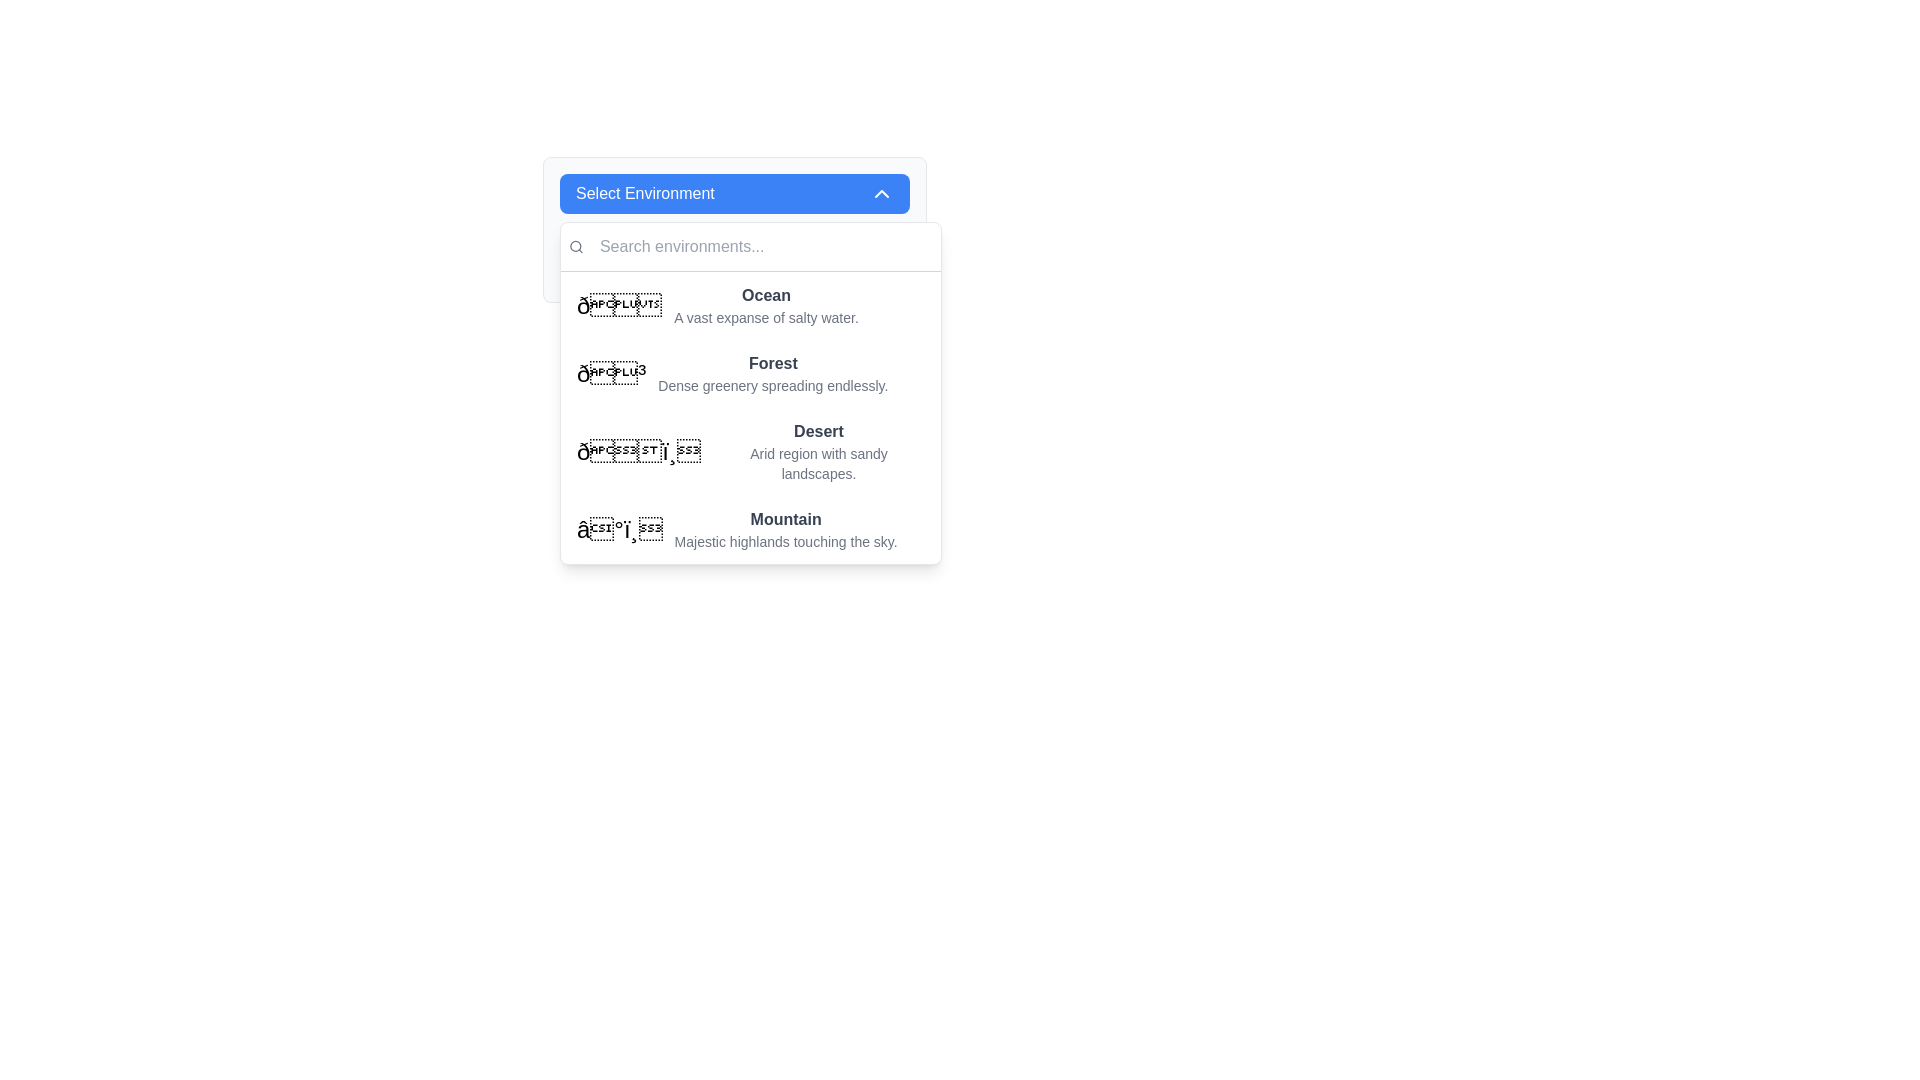  What do you see at coordinates (772, 374) in the screenshot?
I see `title 'Forest' and subtitle 'Dense greenery spreading endlessly.' from the second item in the dropdown list panel under the 'Select Environment' header` at bounding box center [772, 374].